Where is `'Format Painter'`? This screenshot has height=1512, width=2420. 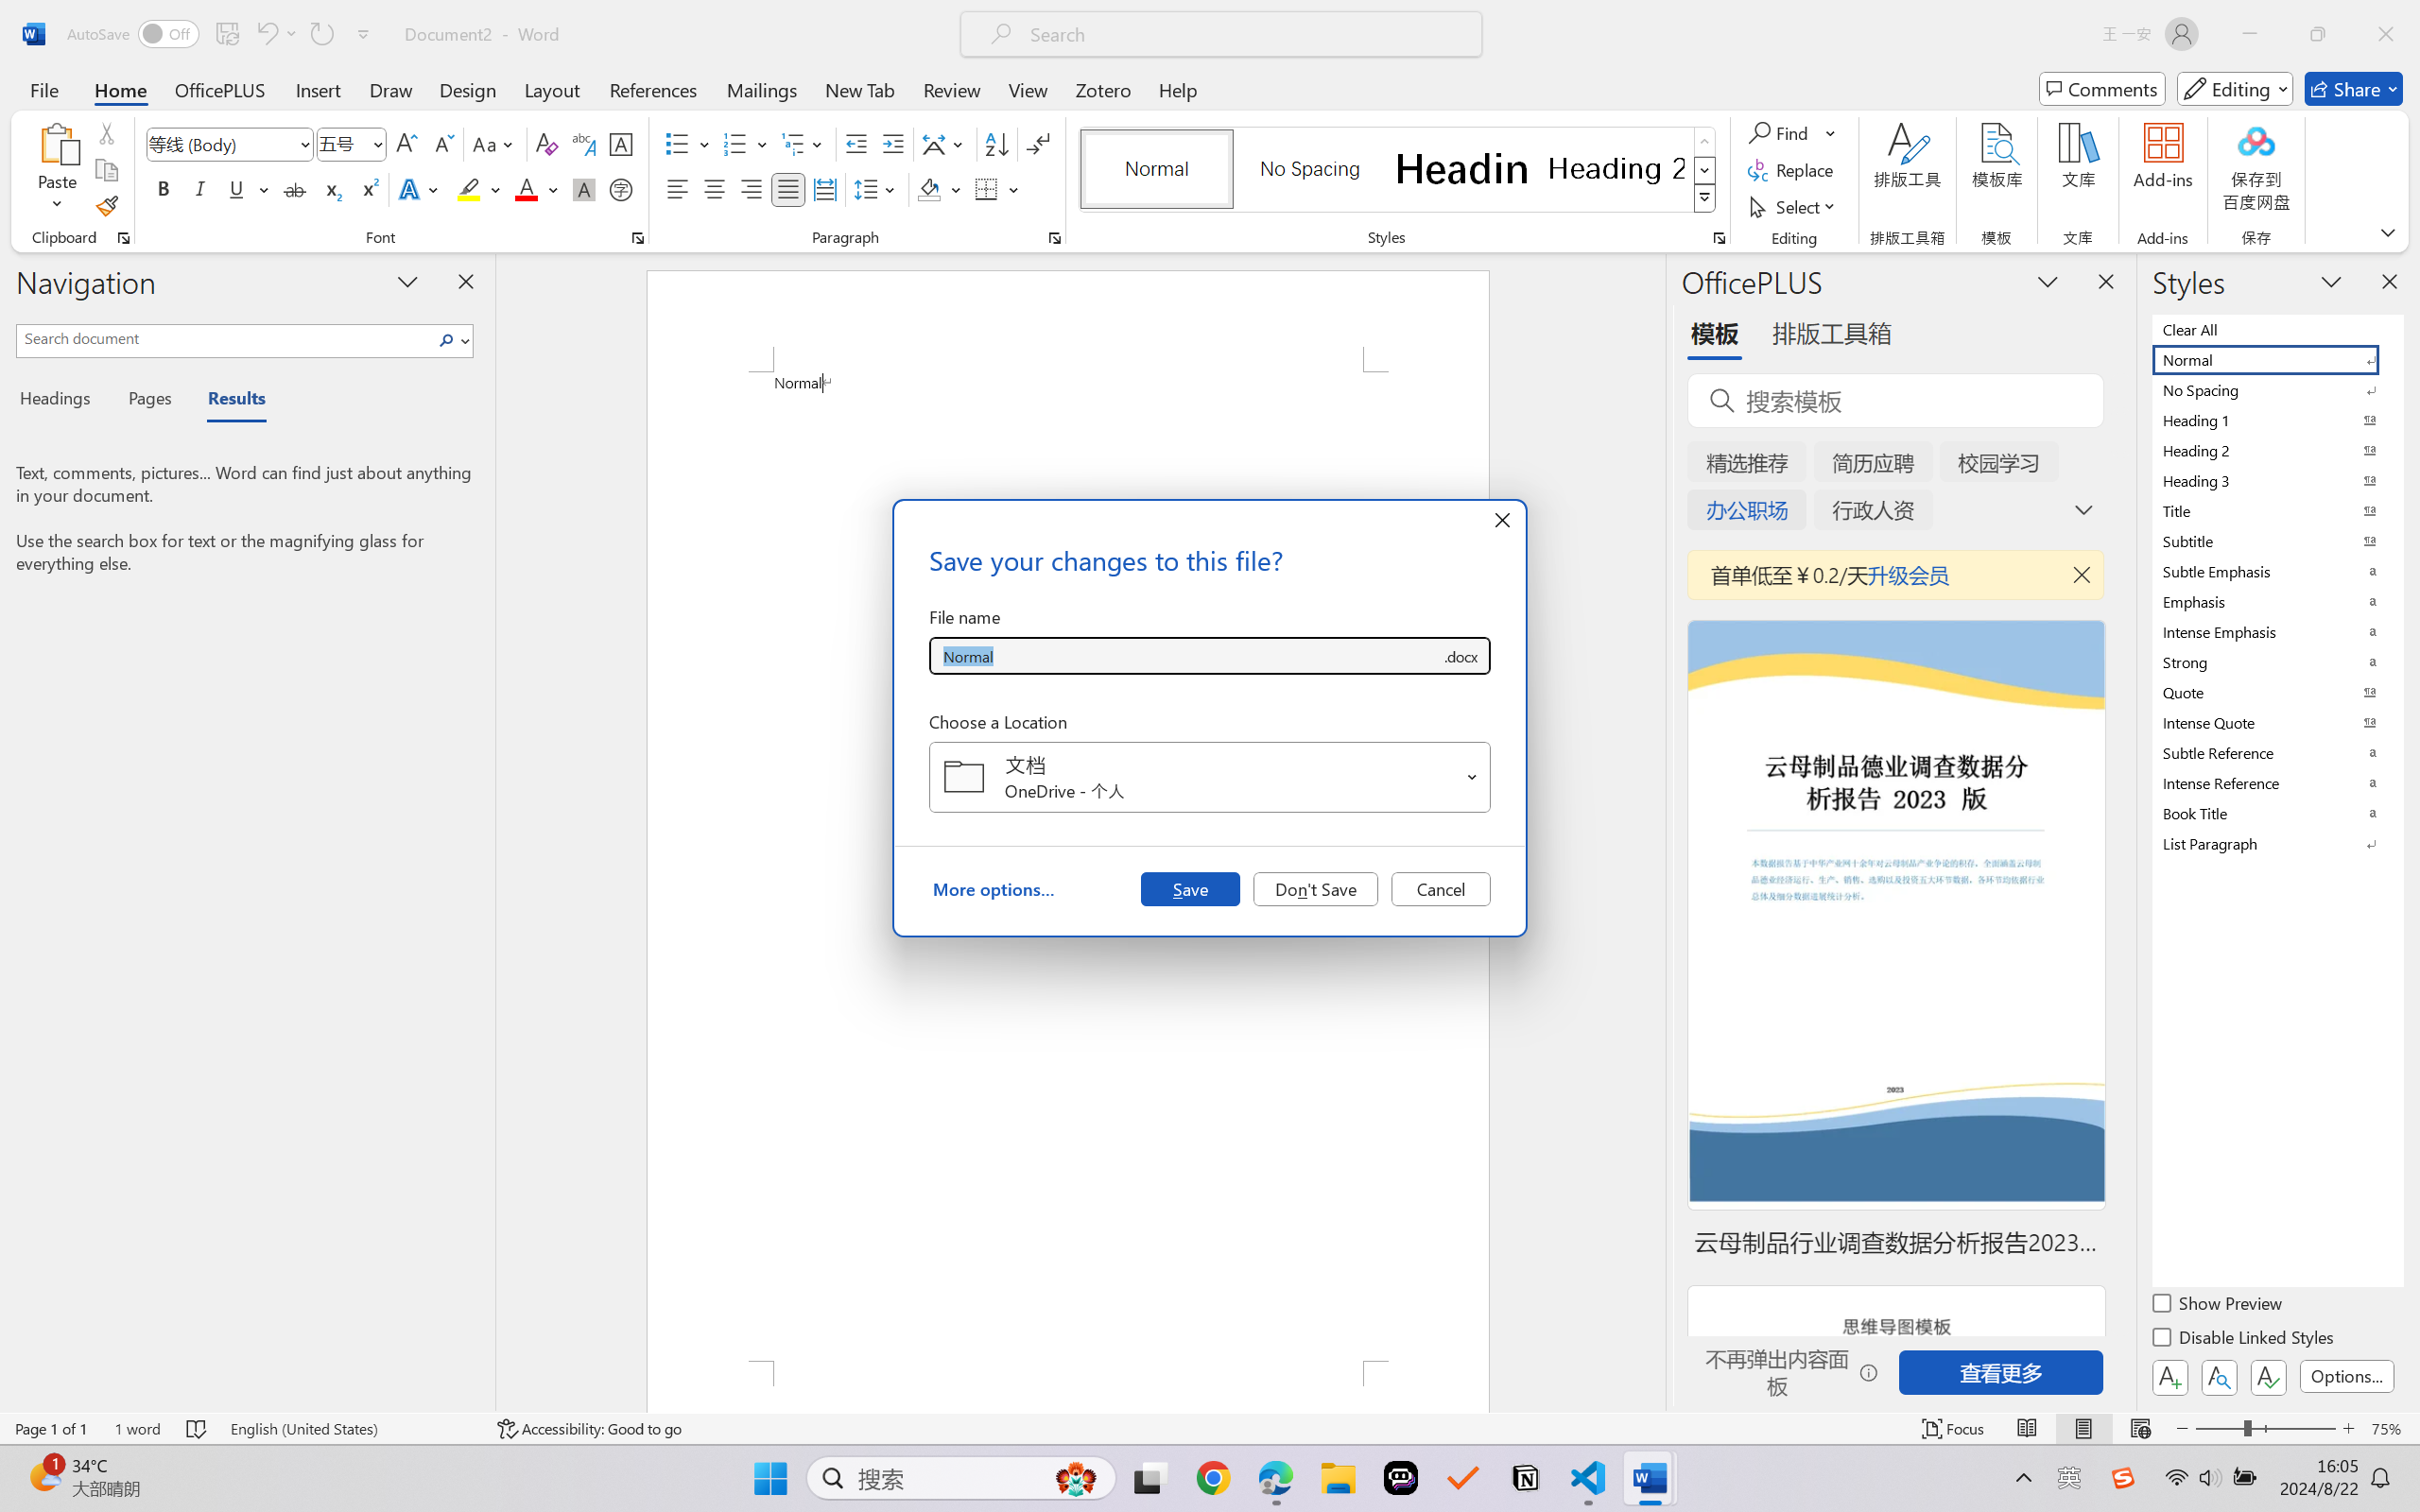 'Format Painter' is located at coordinates (105, 207).